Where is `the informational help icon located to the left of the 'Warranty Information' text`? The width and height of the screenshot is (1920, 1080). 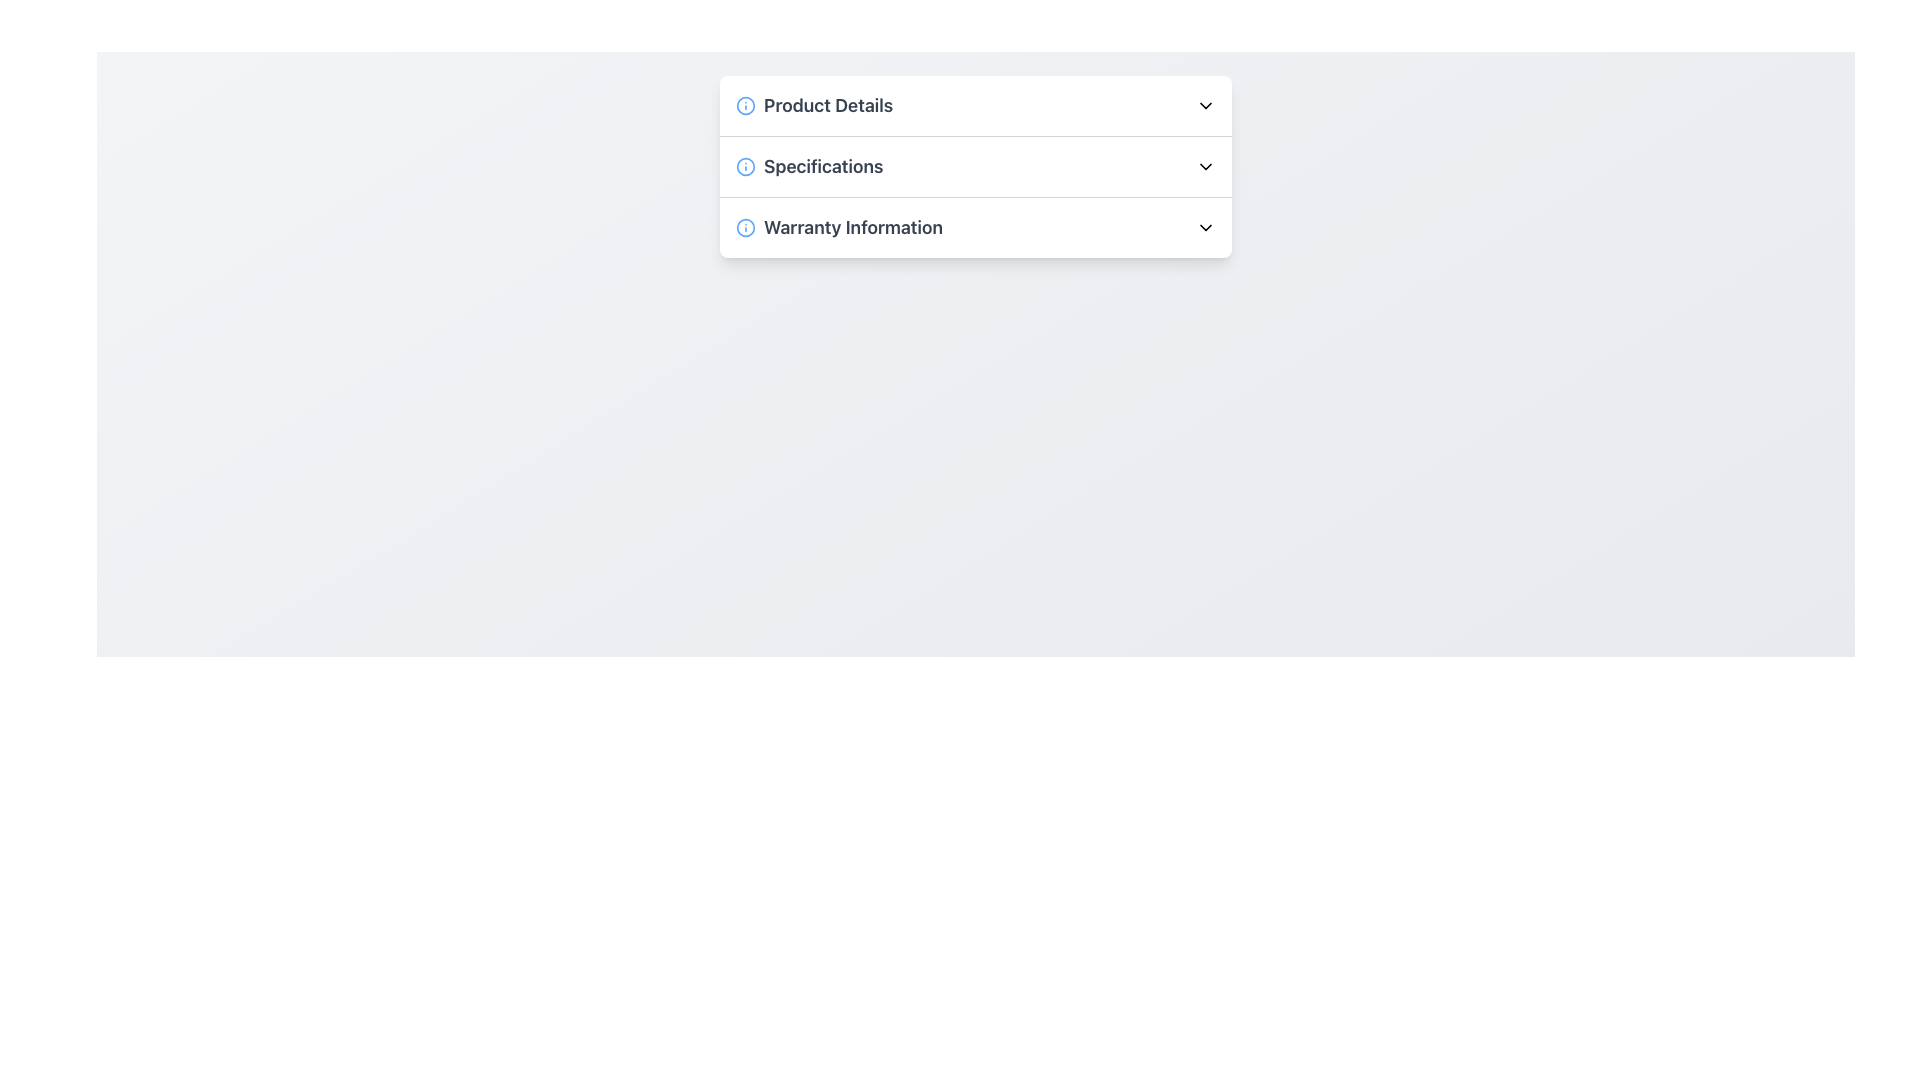 the informational help icon located to the left of the 'Warranty Information' text is located at coordinates (744, 226).